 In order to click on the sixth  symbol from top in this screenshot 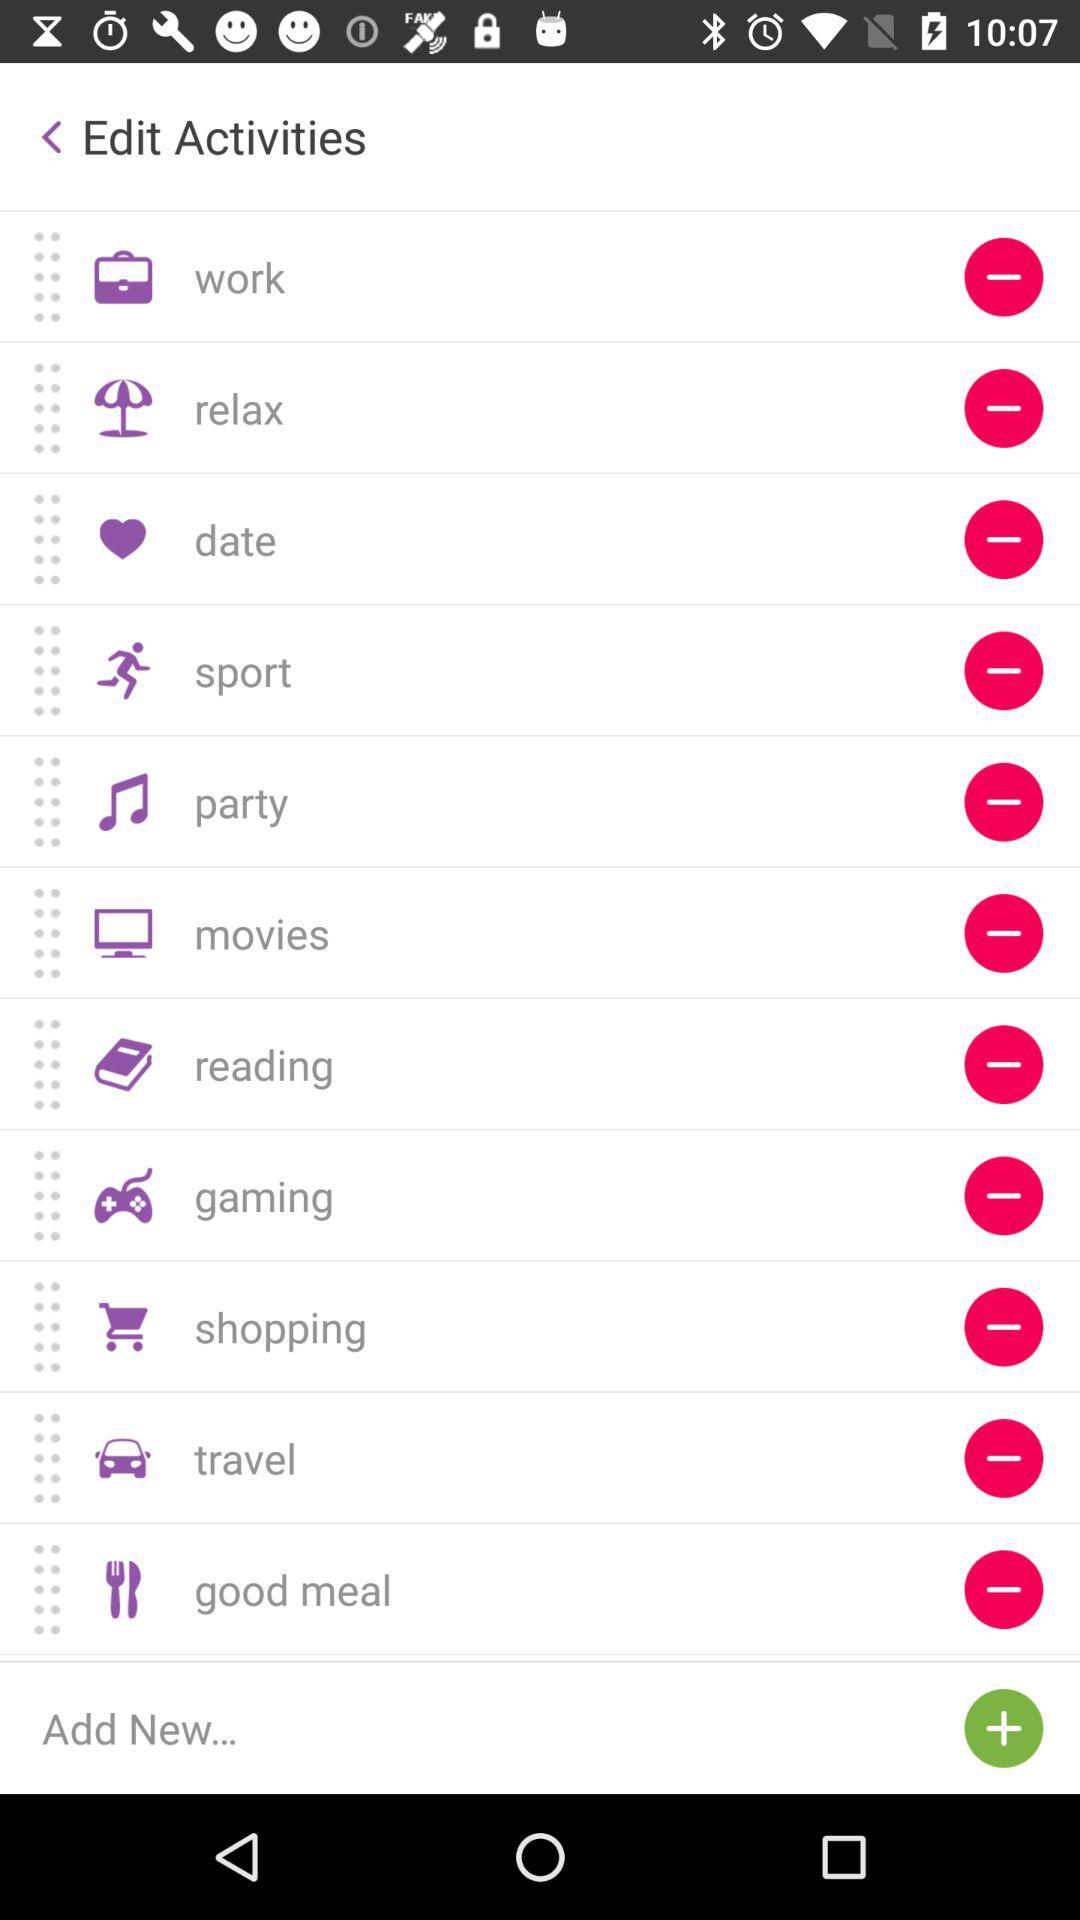, I will do `click(1003, 932)`.